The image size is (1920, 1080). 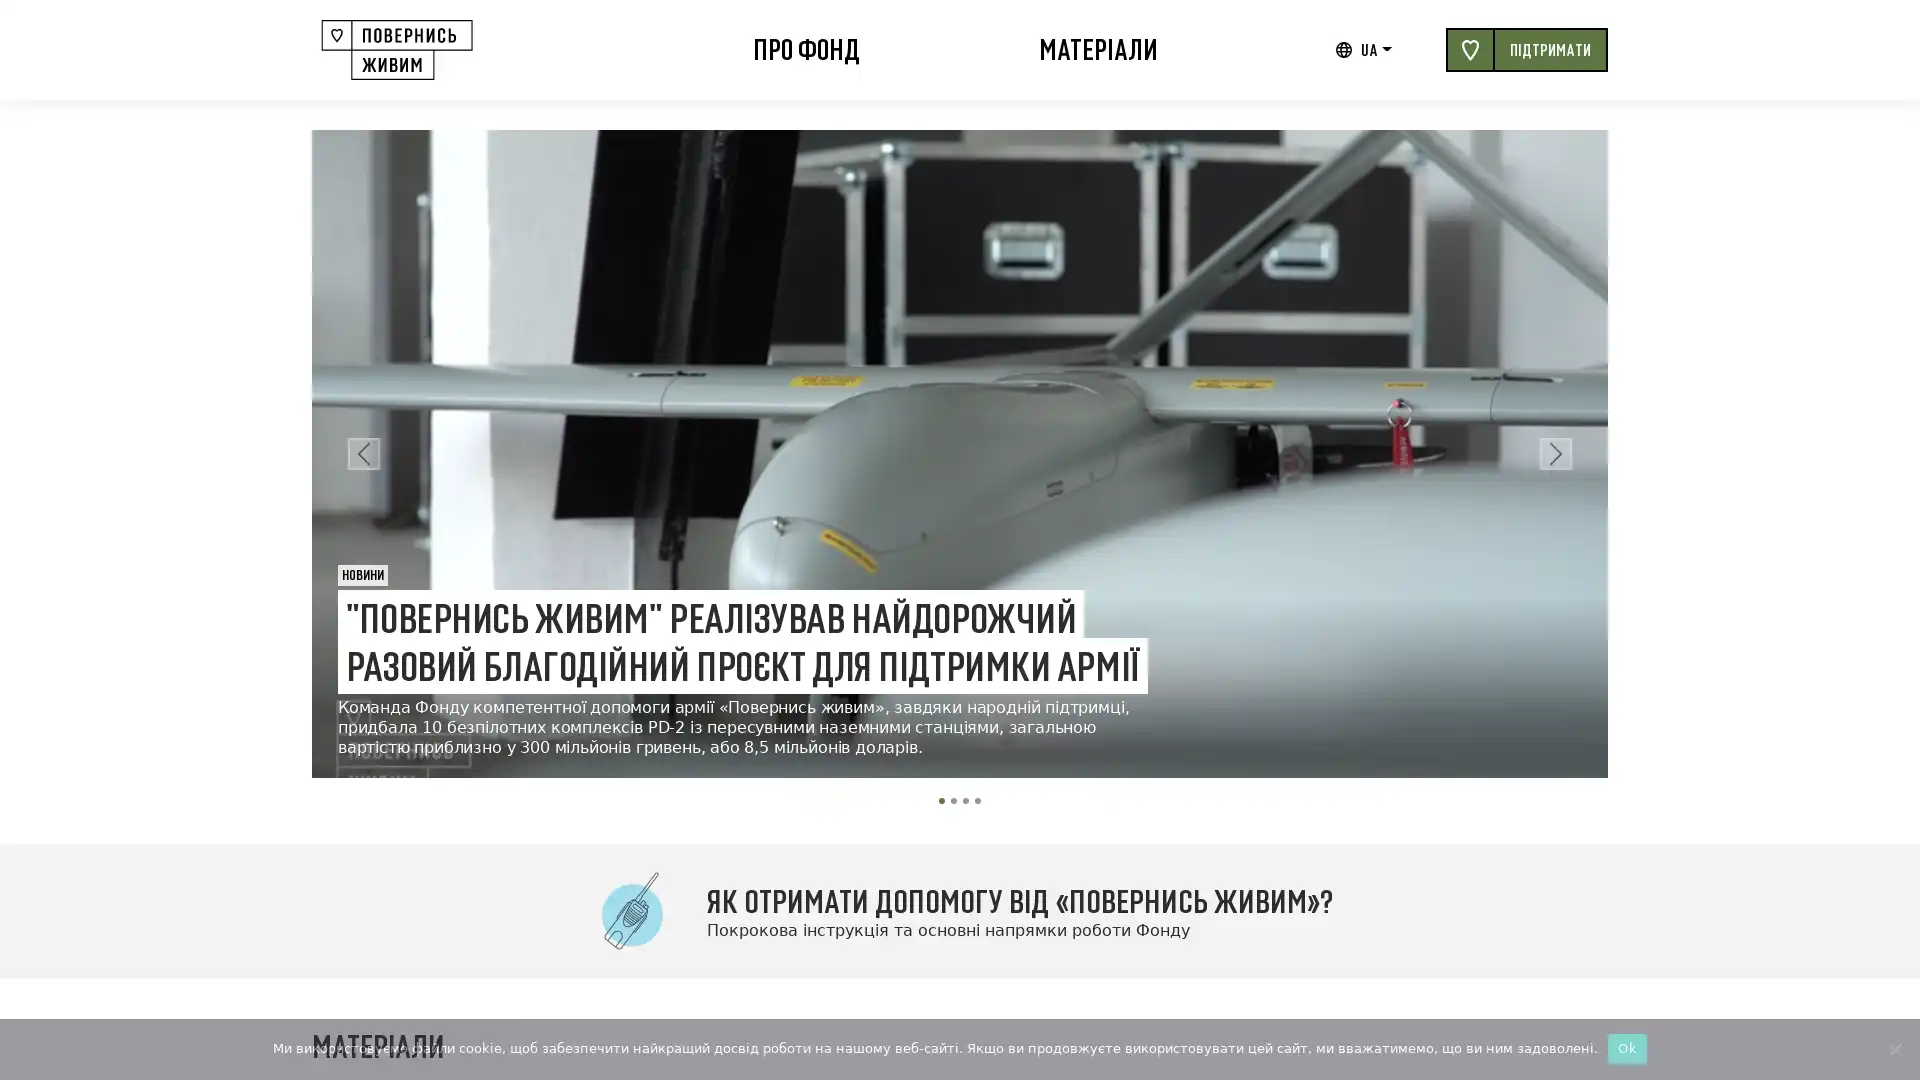 What do you see at coordinates (1375, 49) in the screenshot?
I see `UA` at bounding box center [1375, 49].